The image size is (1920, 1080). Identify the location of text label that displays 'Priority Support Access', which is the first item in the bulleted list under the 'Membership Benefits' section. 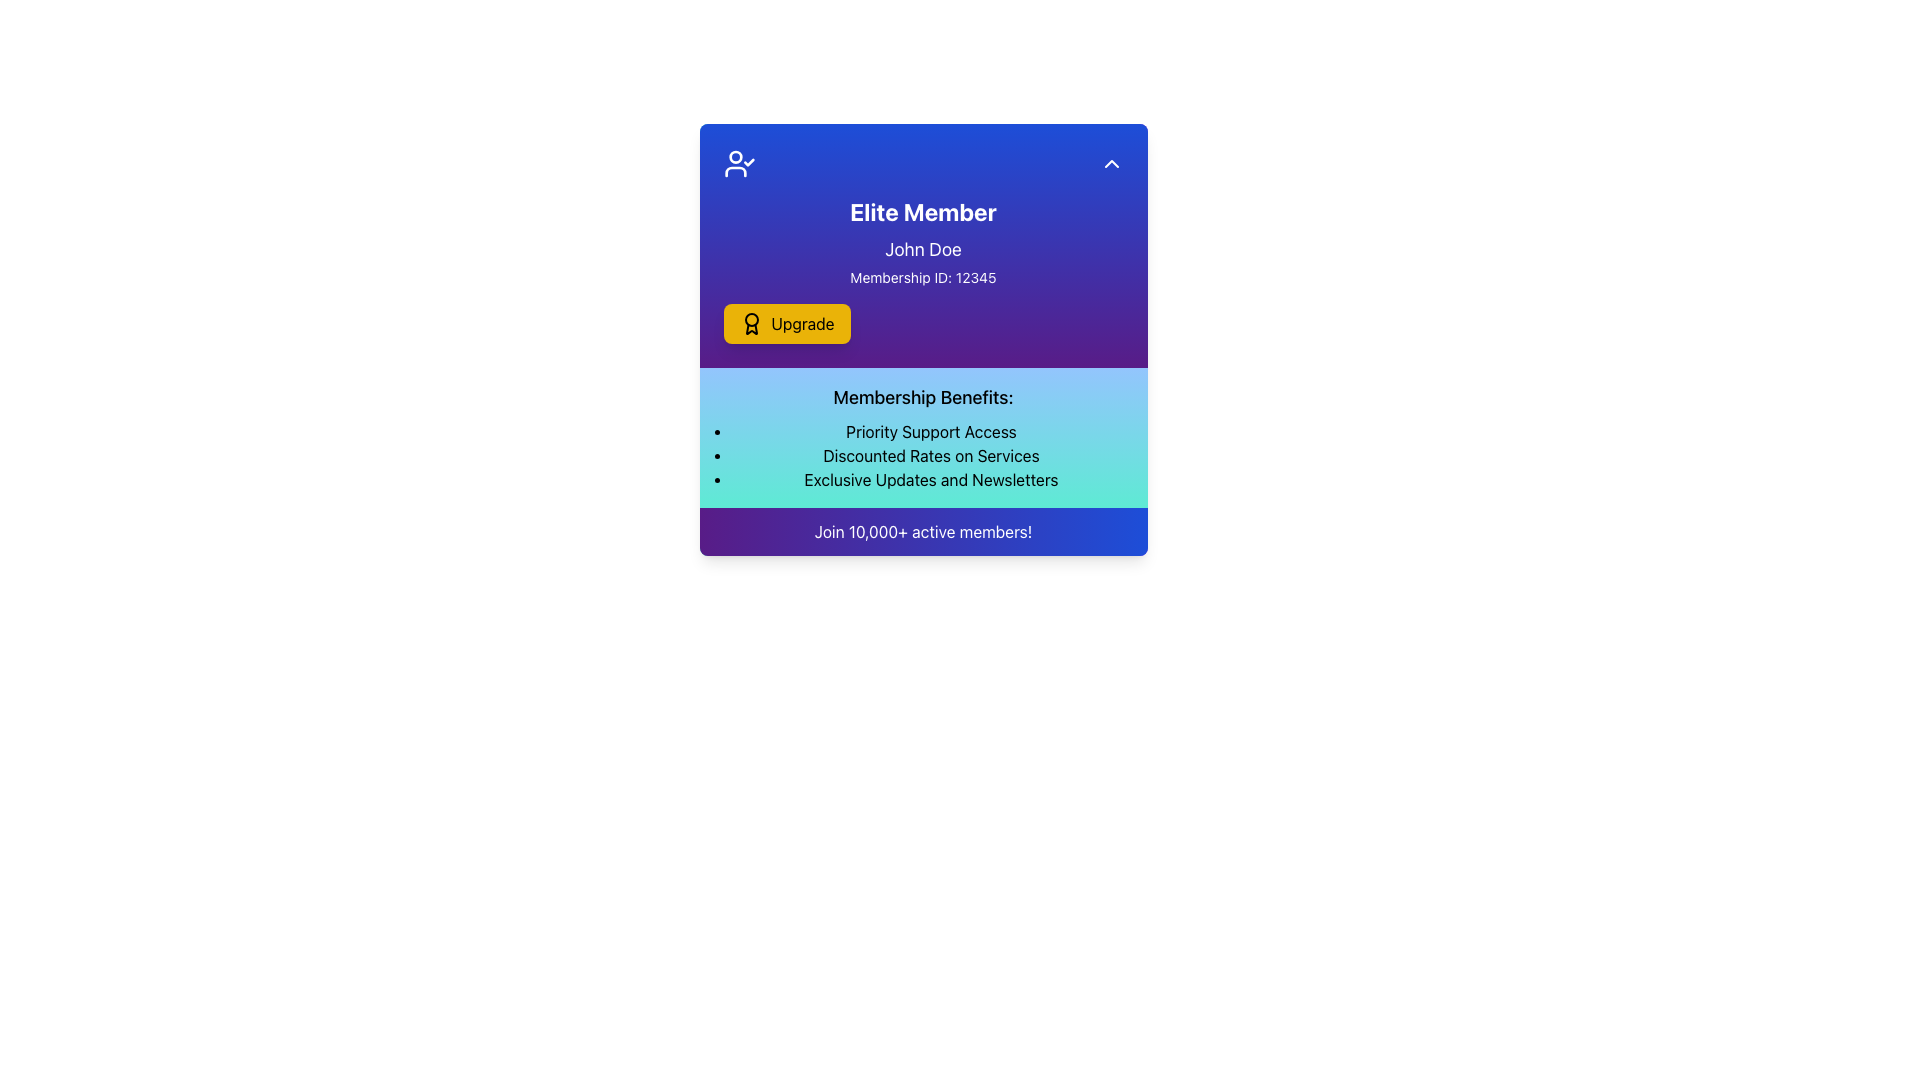
(930, 431).